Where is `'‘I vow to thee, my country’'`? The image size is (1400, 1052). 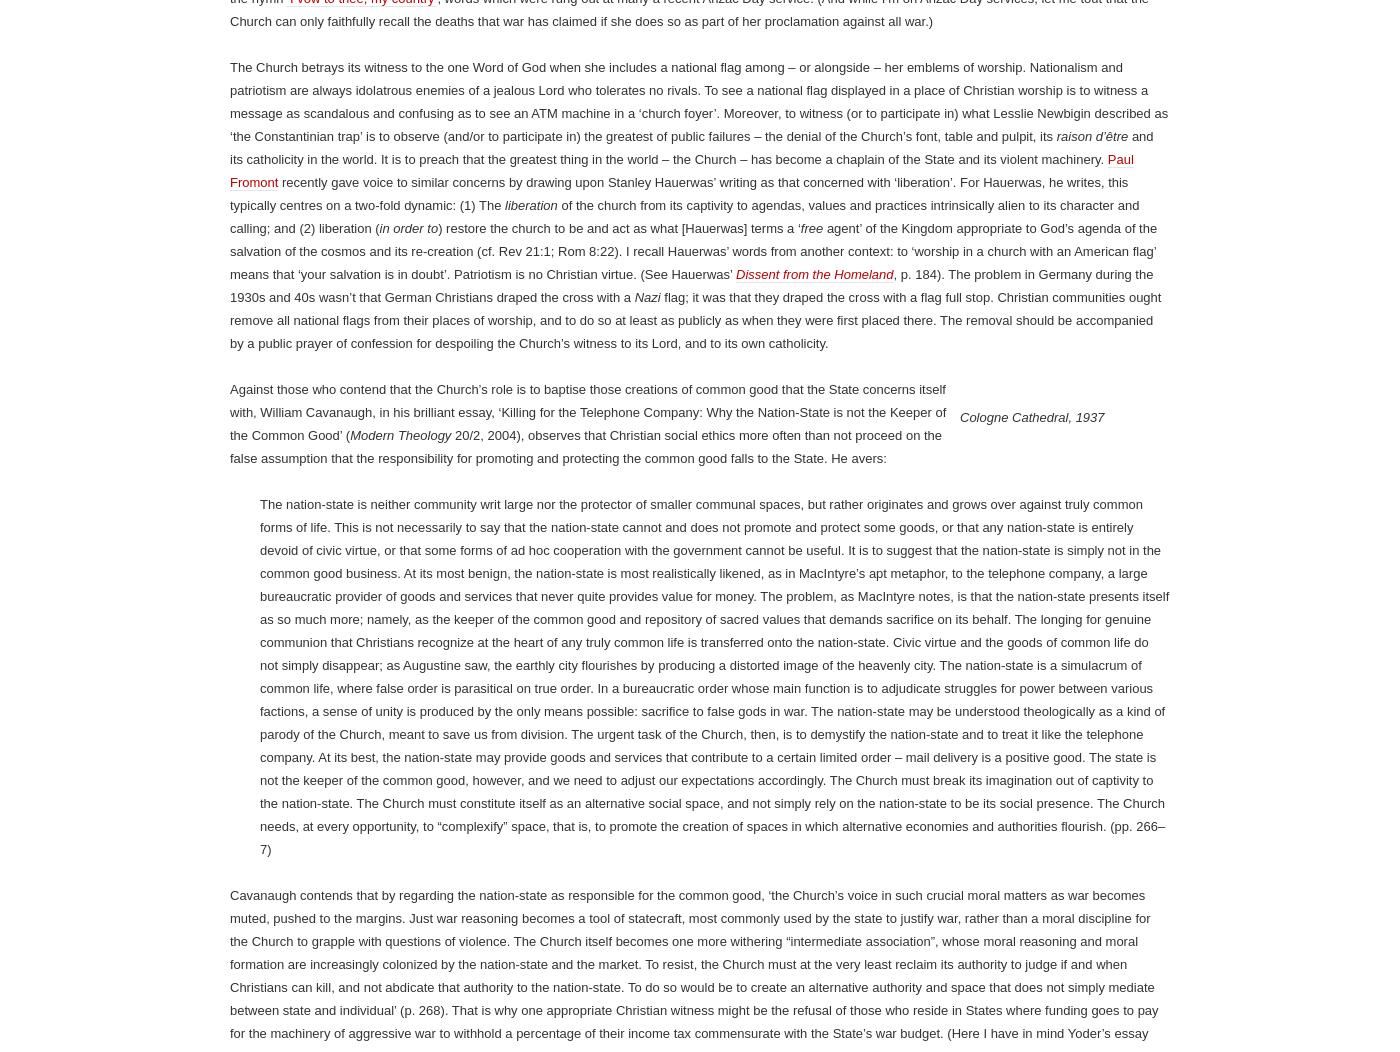 '‘I vow to thee, my country’' is located at coordinates (362, 764).